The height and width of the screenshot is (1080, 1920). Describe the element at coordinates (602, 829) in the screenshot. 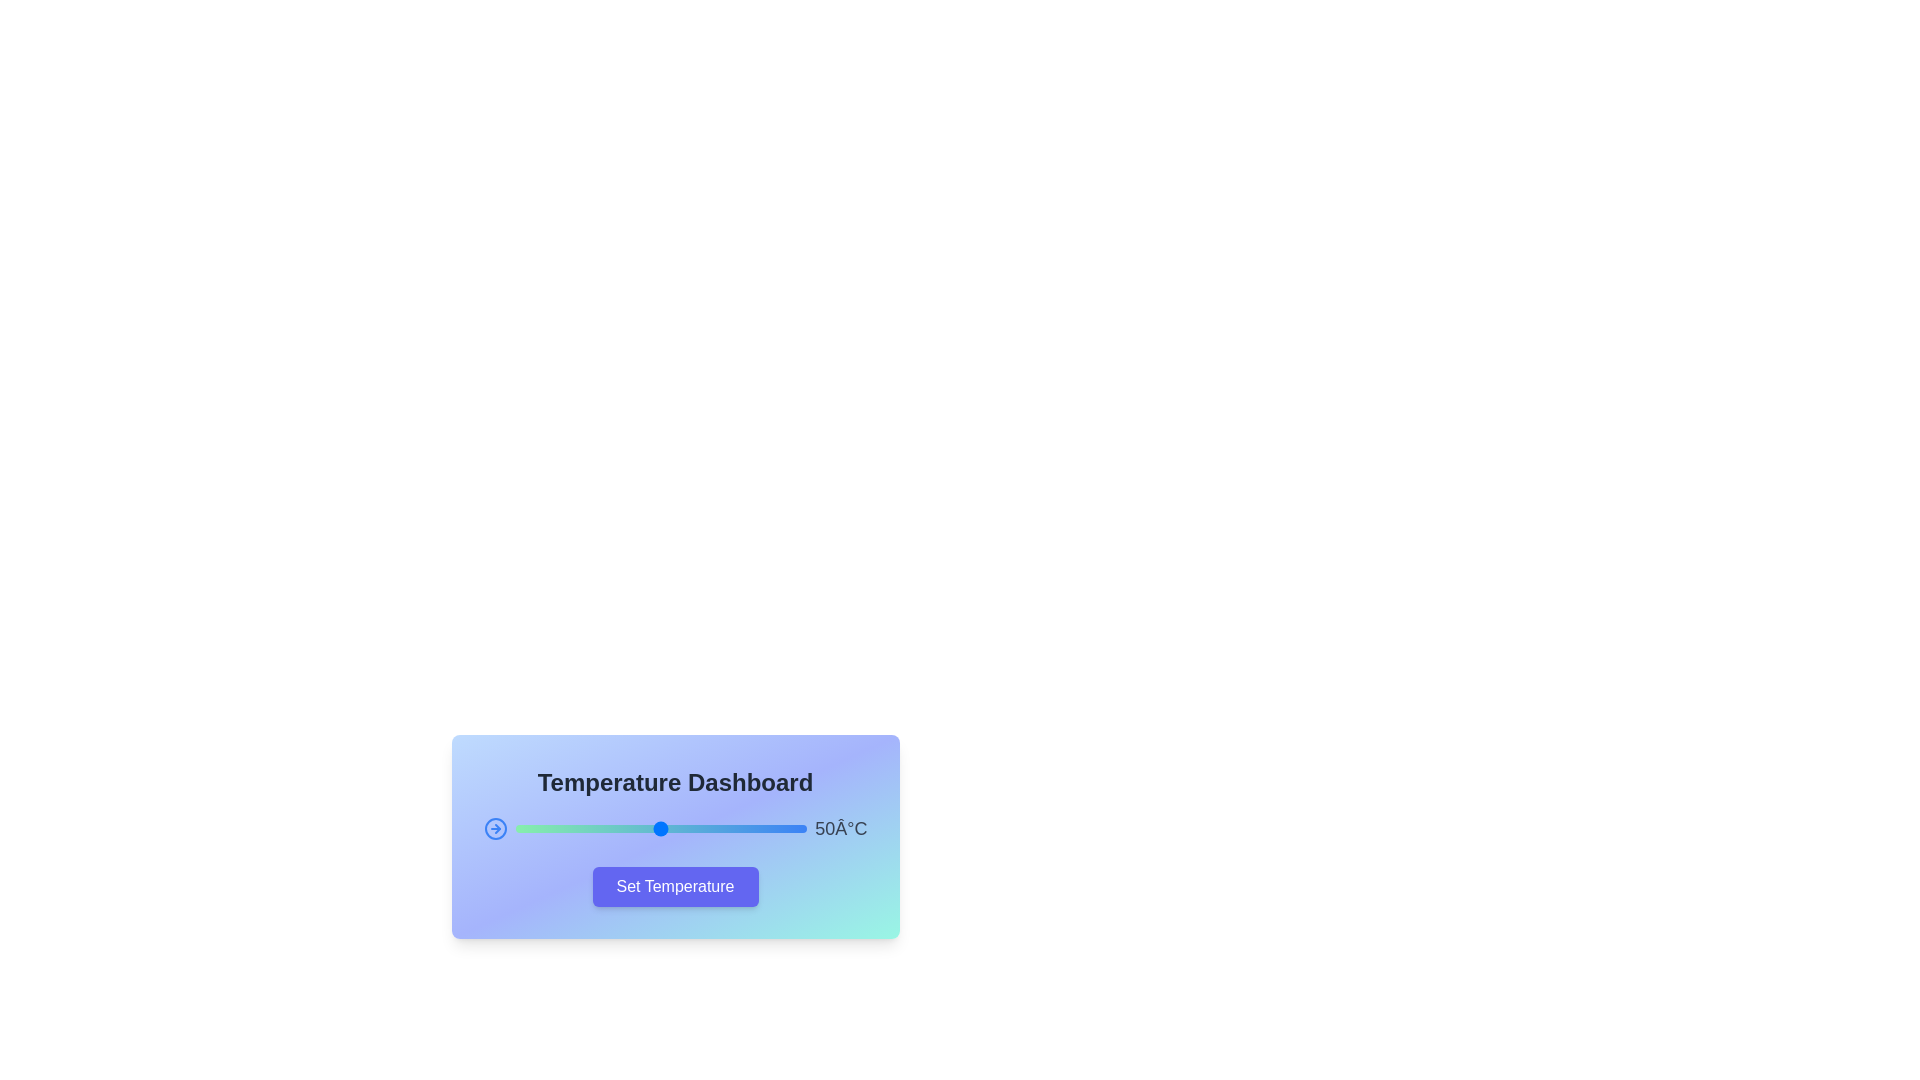

I see `the slider to set the temperature to 30°C` at that location.